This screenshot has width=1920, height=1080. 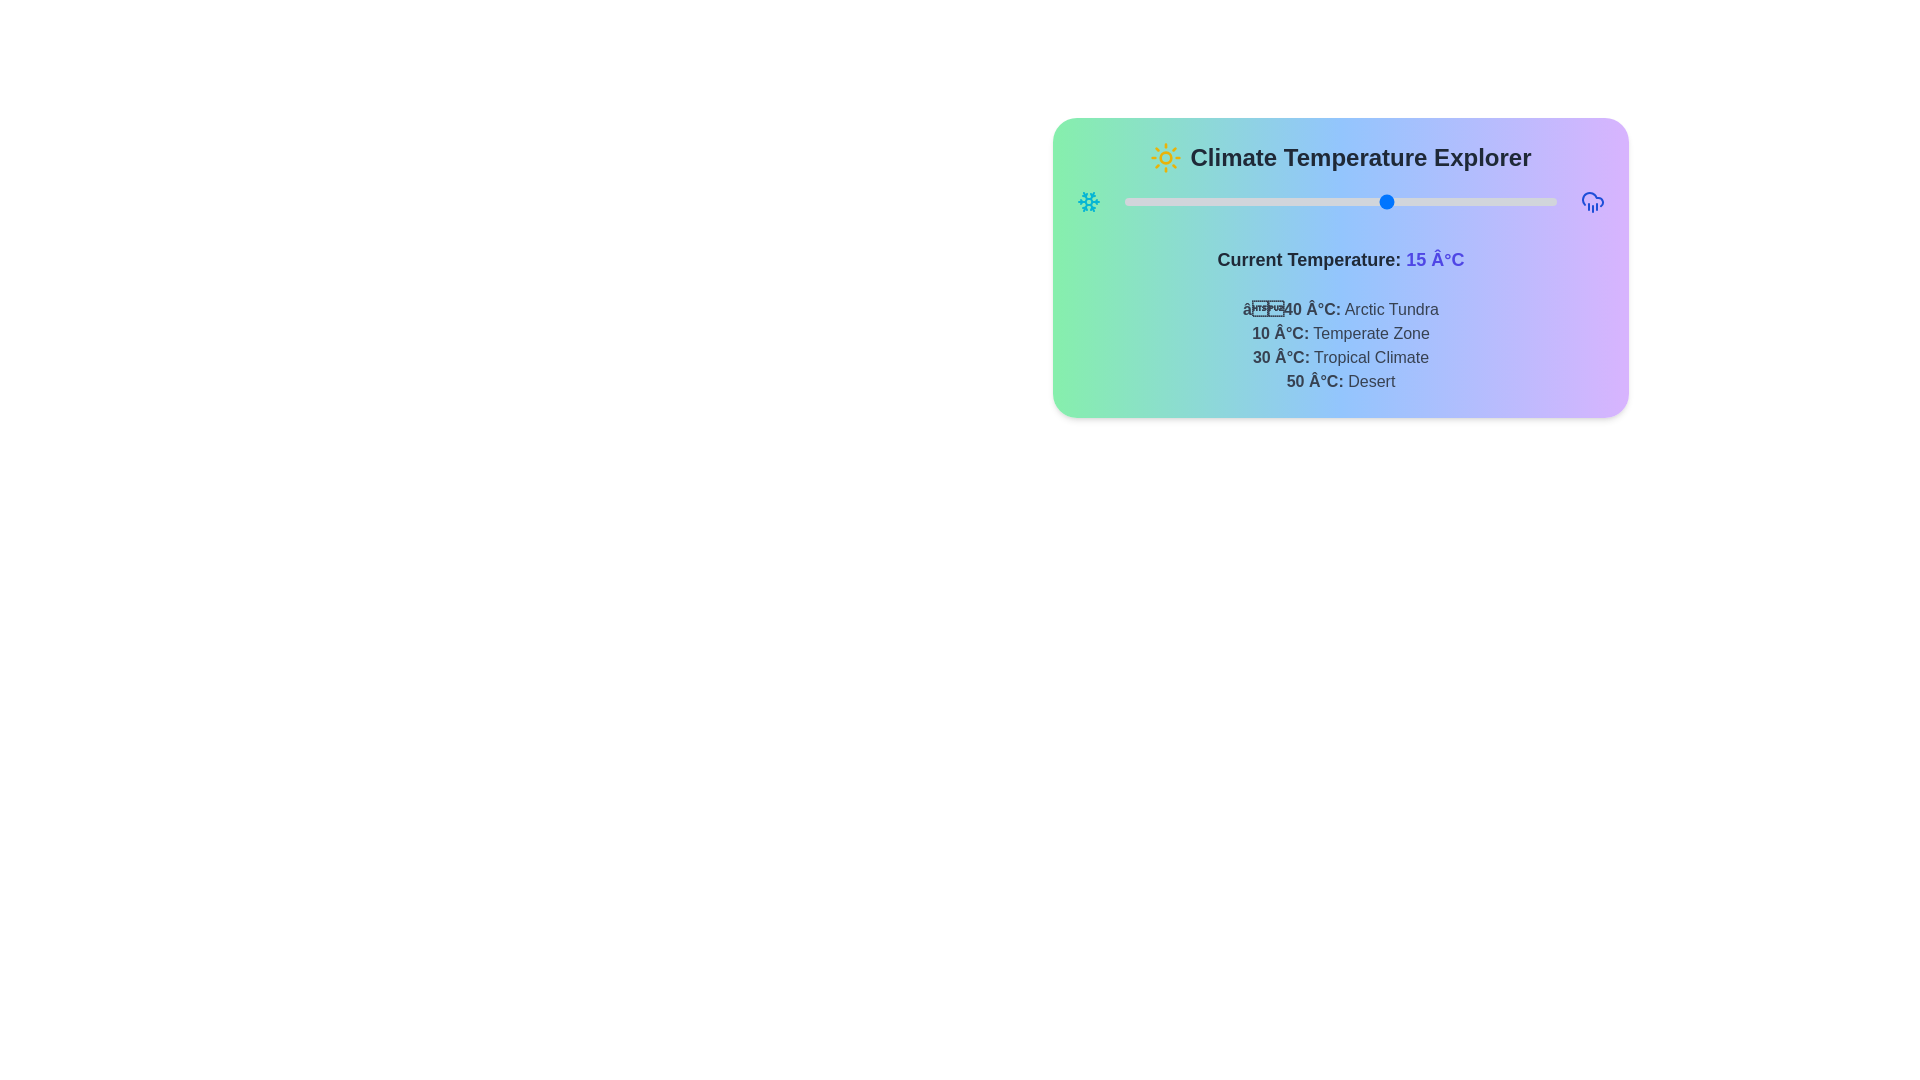 I want to click on the slider to set the temperature to 36 degrees Celsius, so click(x=1489, y=201).